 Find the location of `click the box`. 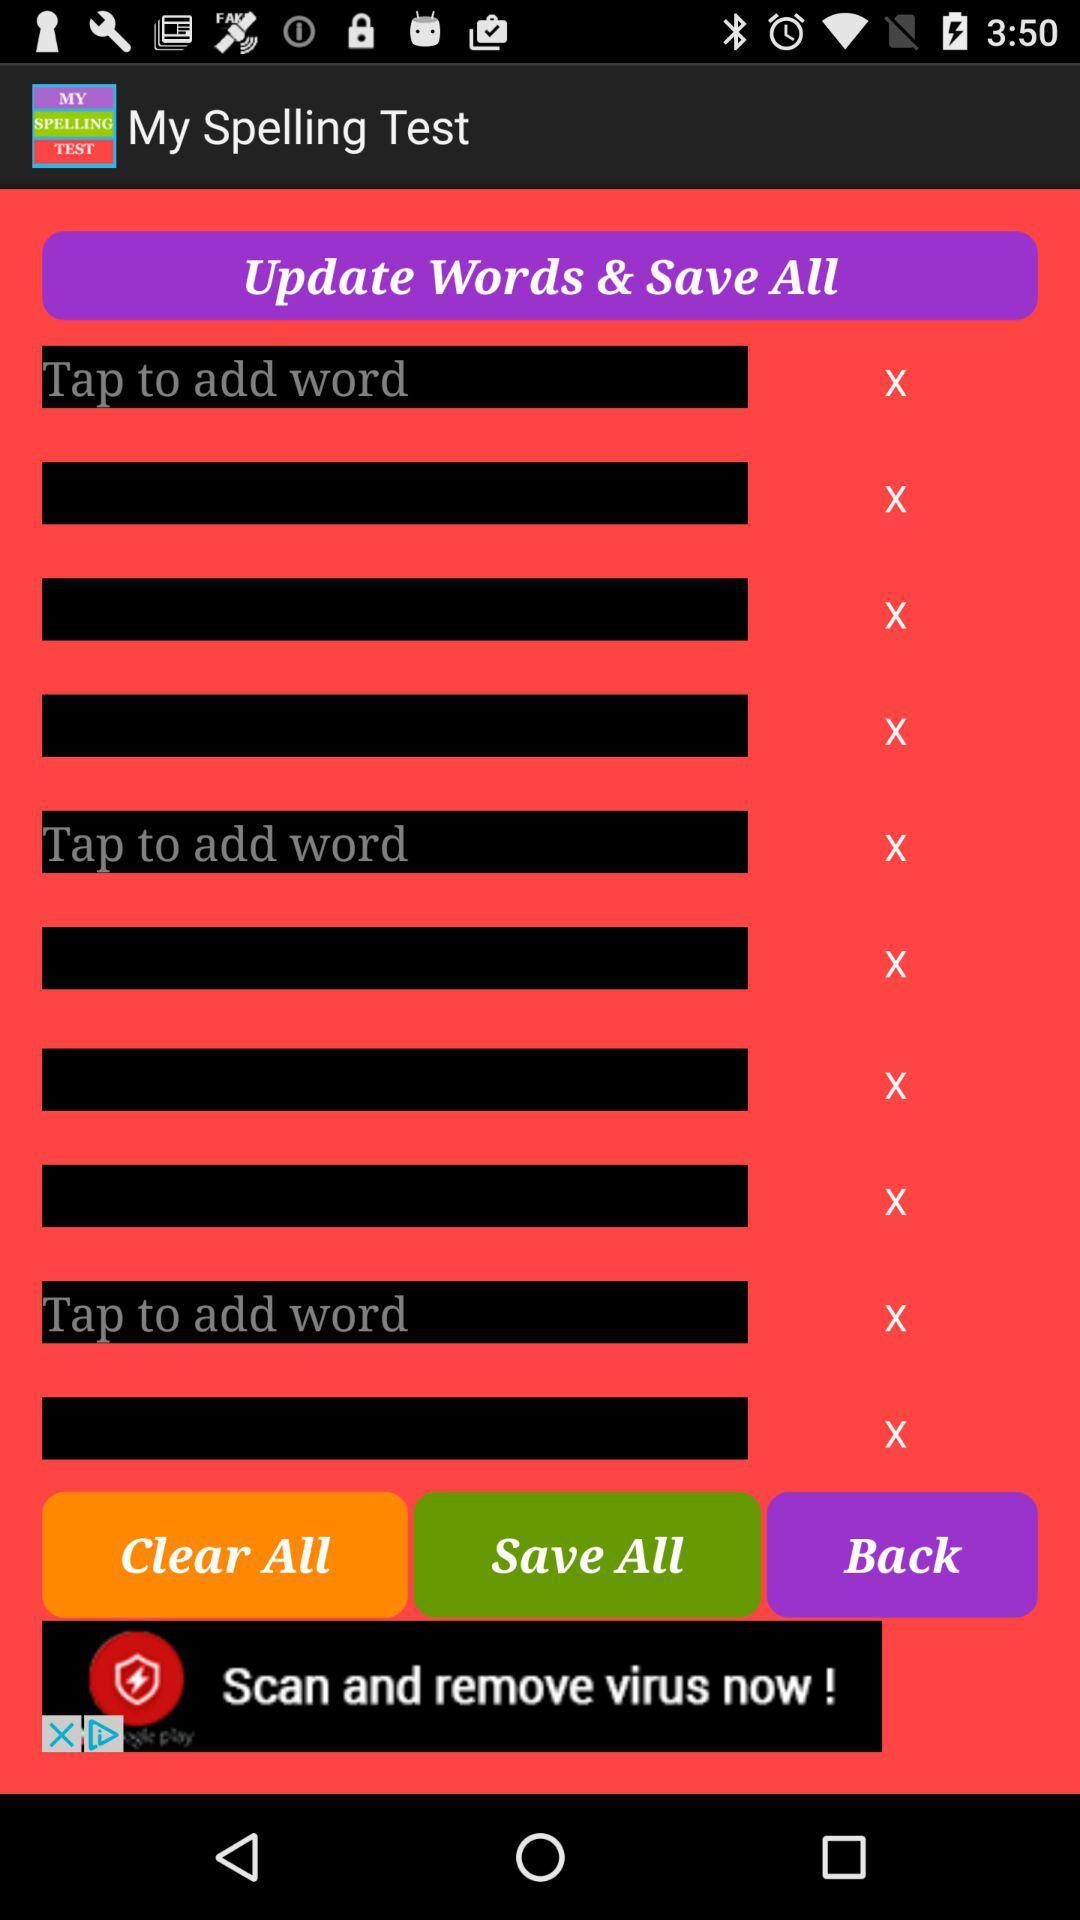

click the box is located at coordinates (394, 608).